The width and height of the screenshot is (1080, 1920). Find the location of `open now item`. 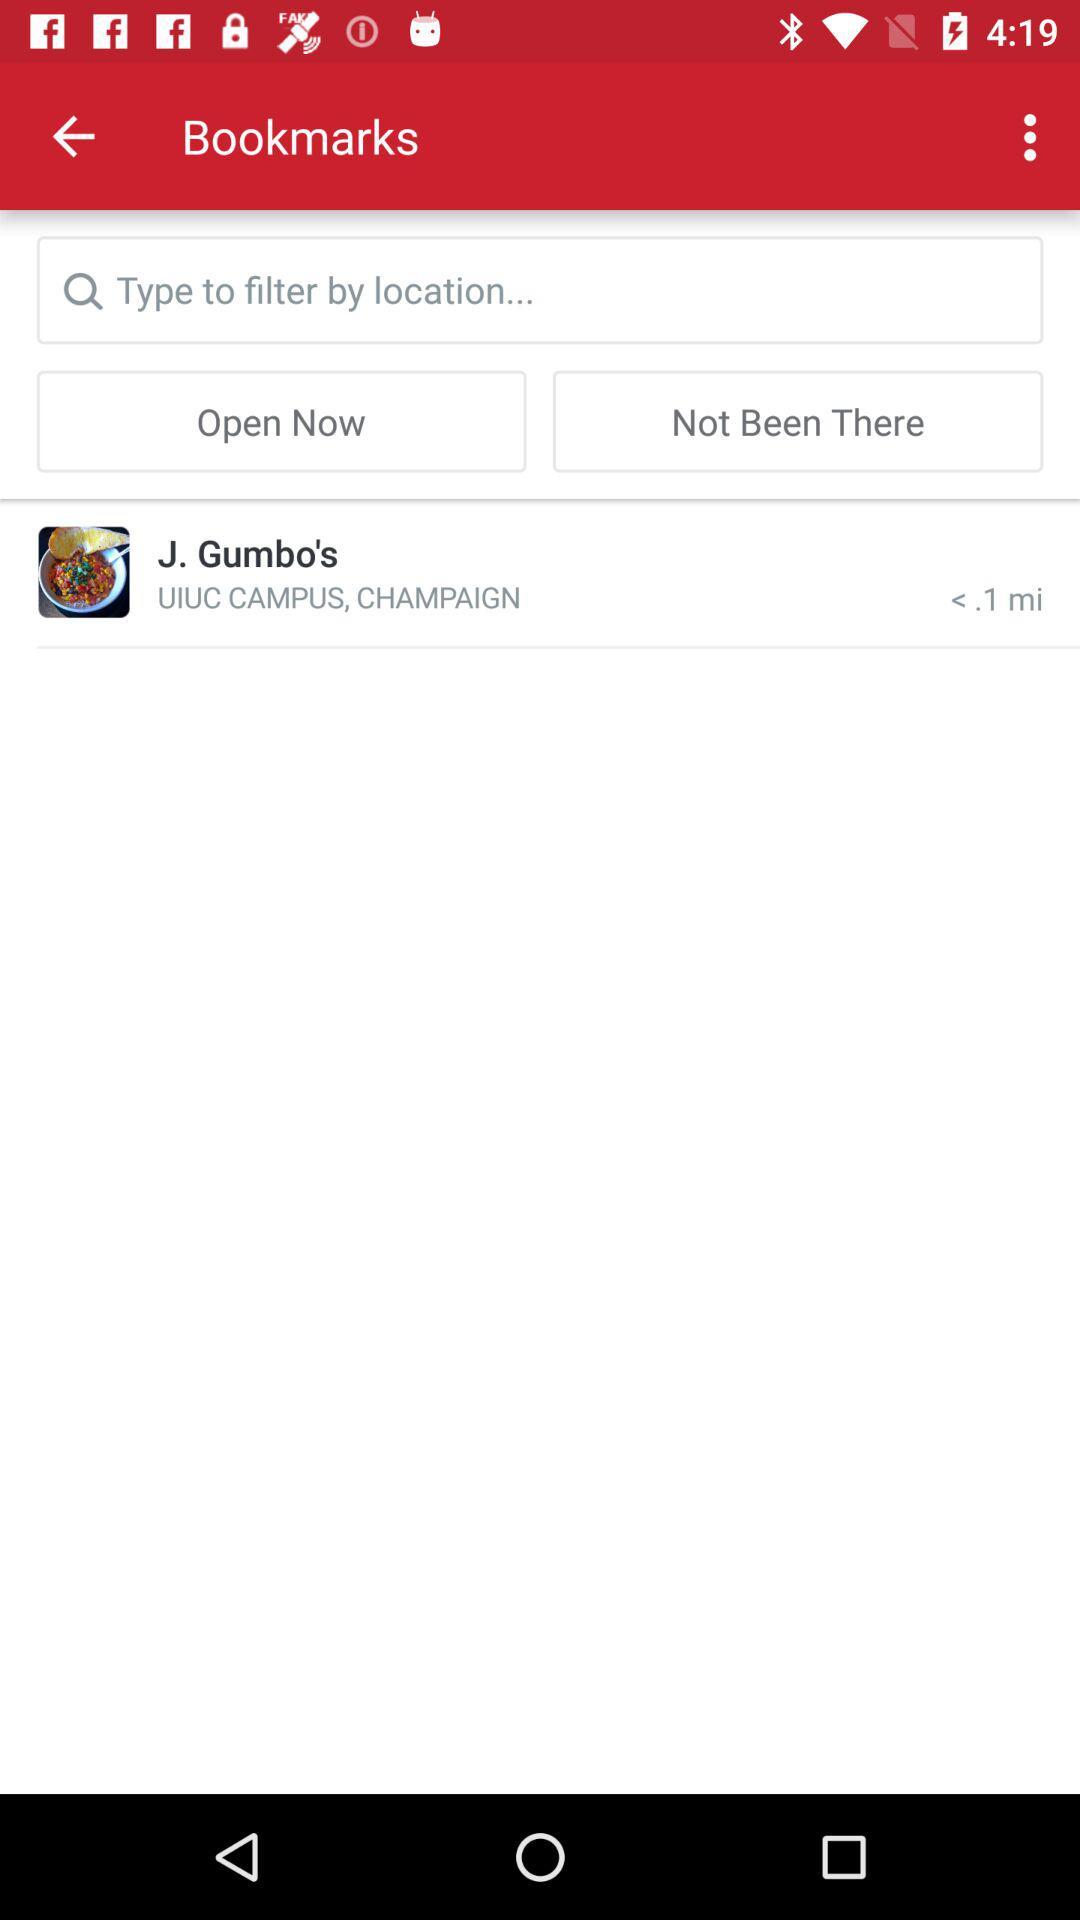

open now item is located at coordinates (281, 420).